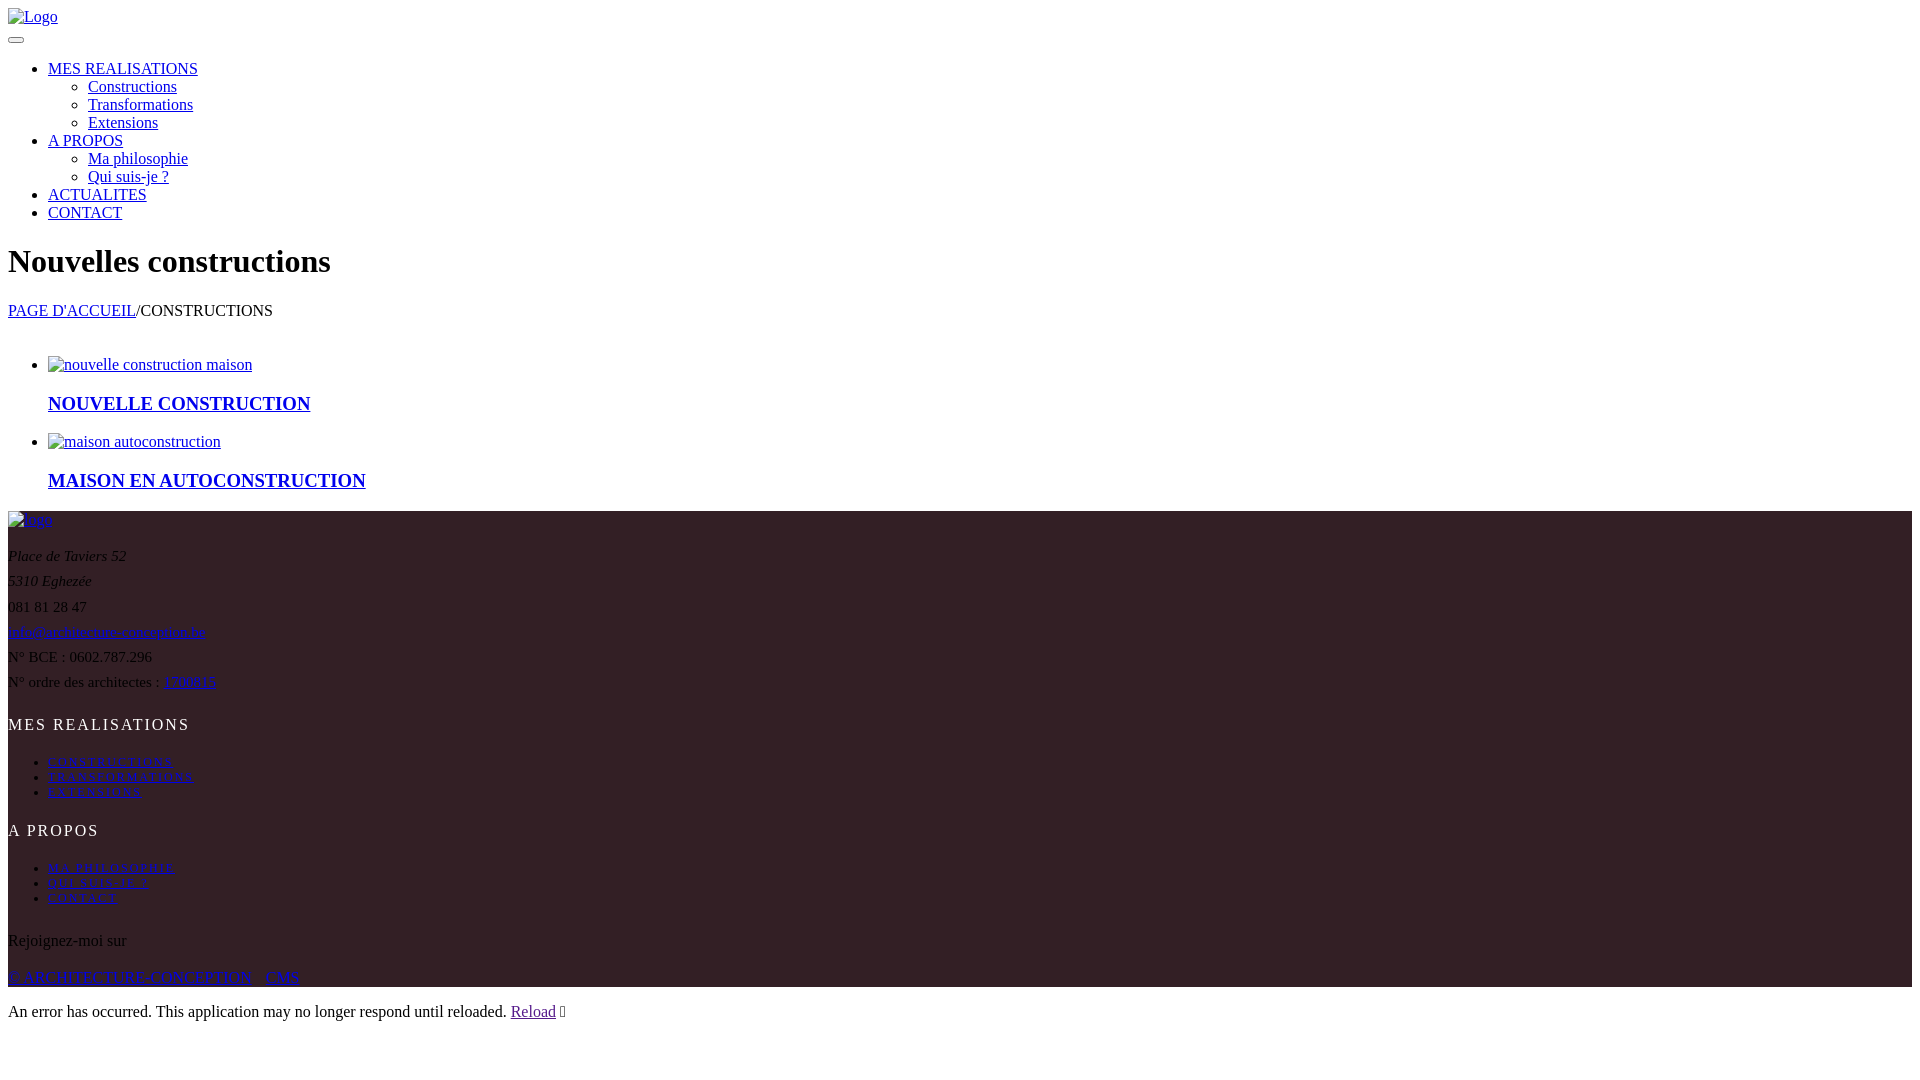 The image size is (1920, 1080). I want to click on 'info@architecture-conception.be', so click(105, 632).